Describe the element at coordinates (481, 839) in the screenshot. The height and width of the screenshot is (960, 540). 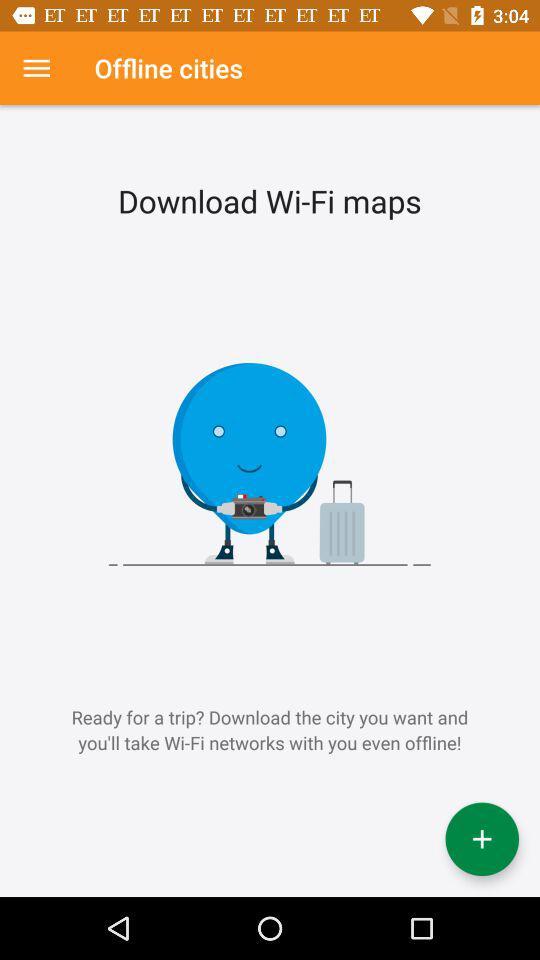
I see `the add icon` at that location.